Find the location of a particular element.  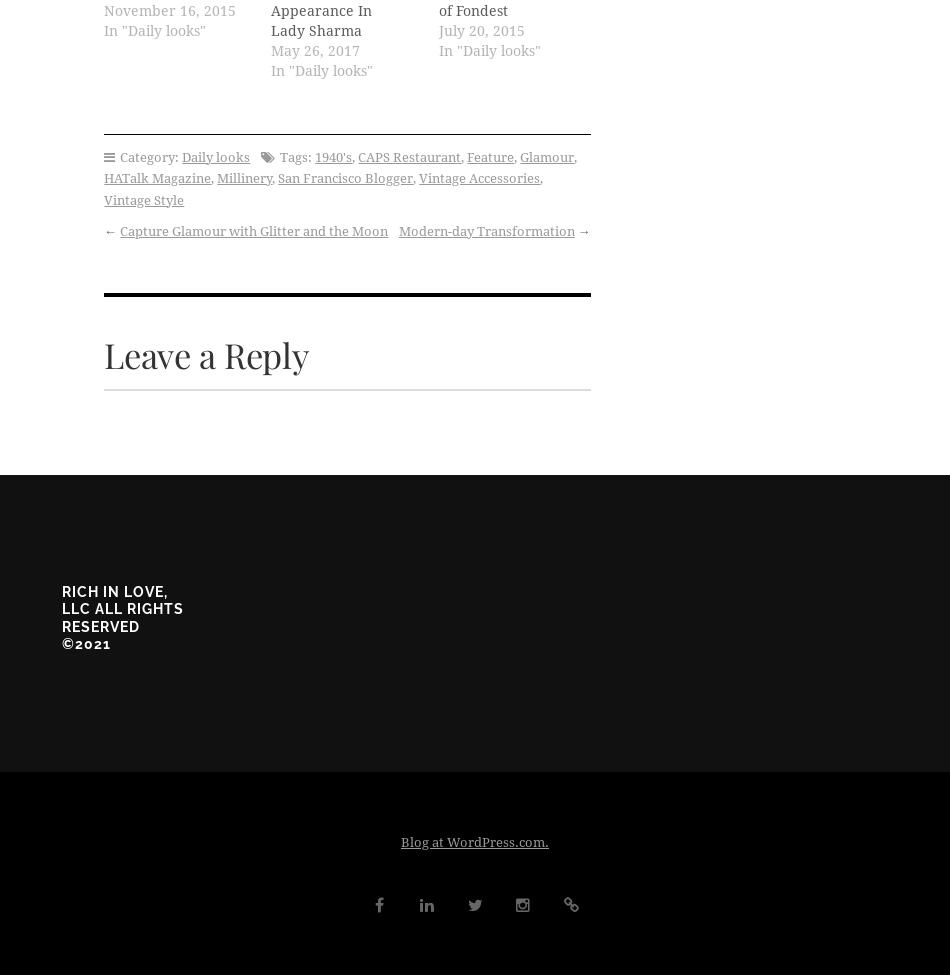

'Millinery' is located at coordinates (243, 177).